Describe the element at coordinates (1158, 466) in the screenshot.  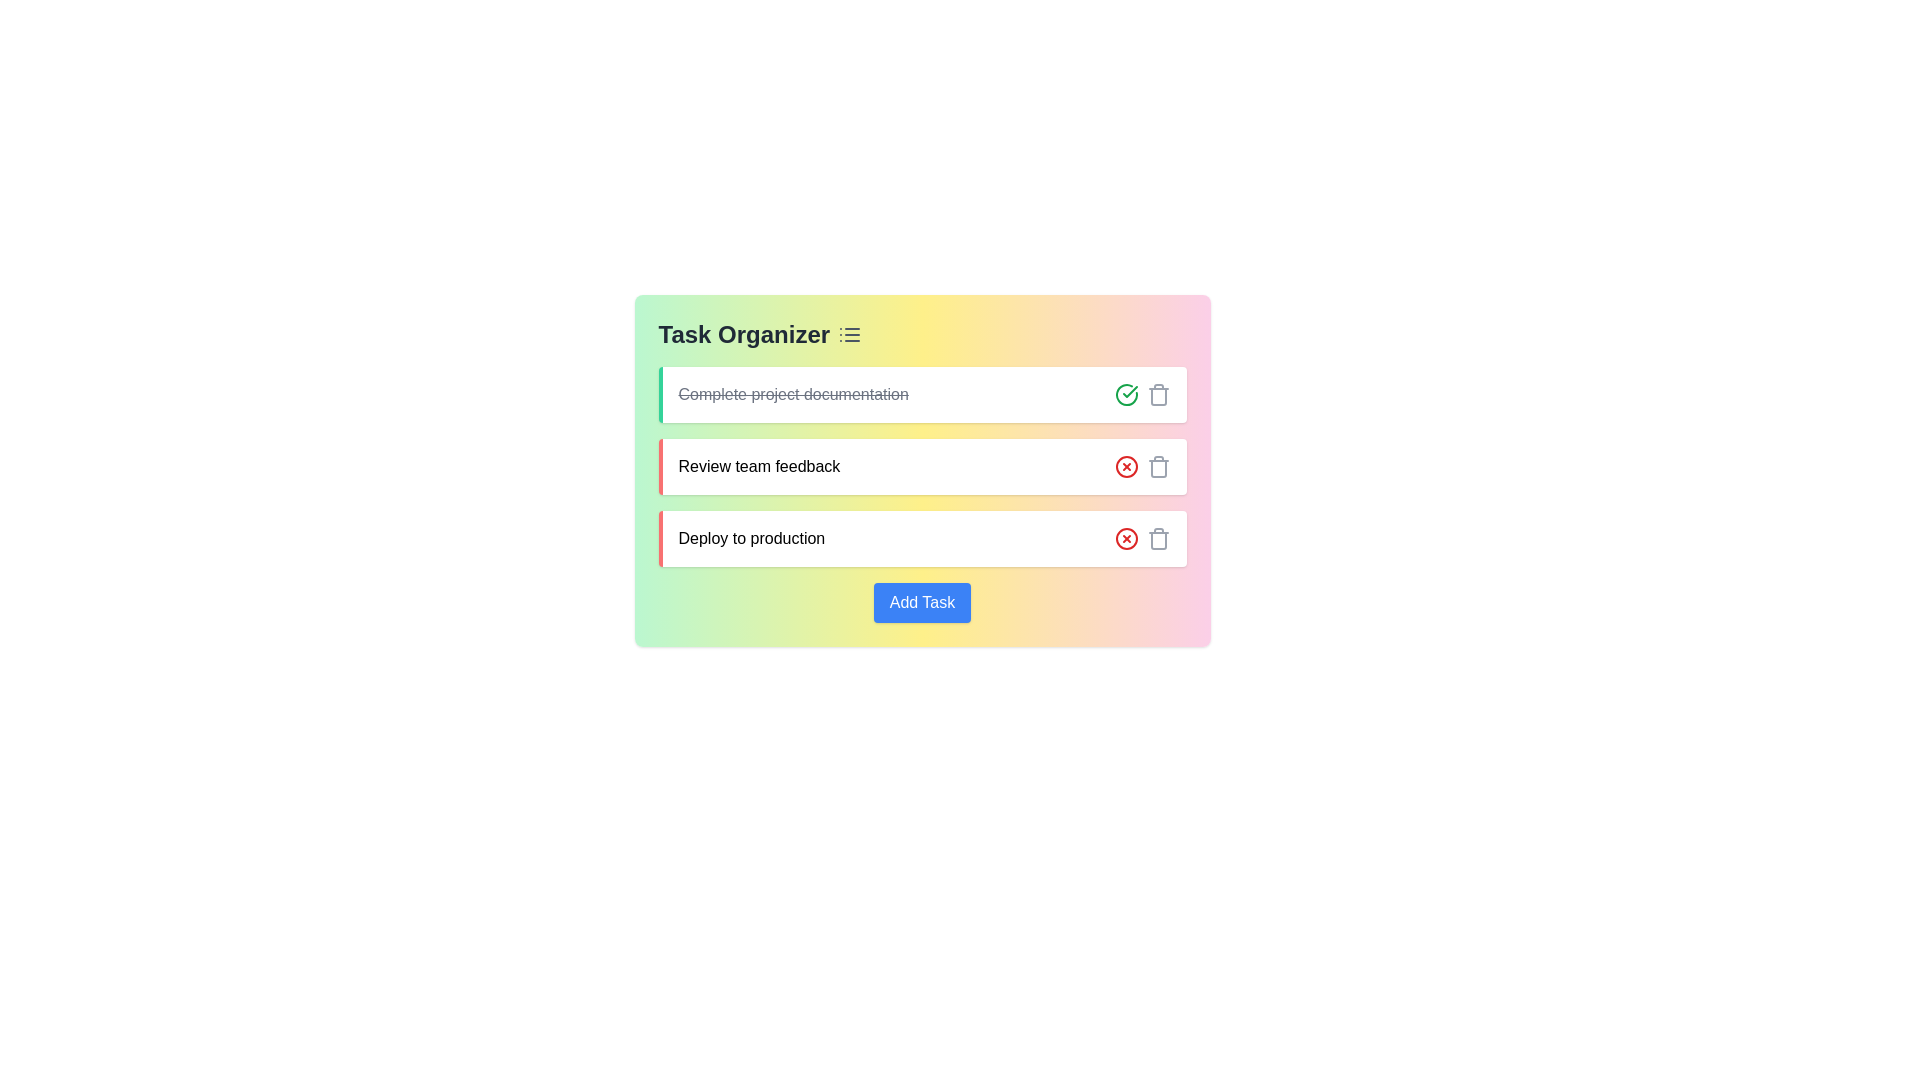
I see `the trash bin icon button at the far-right end of the second task row` at that location.